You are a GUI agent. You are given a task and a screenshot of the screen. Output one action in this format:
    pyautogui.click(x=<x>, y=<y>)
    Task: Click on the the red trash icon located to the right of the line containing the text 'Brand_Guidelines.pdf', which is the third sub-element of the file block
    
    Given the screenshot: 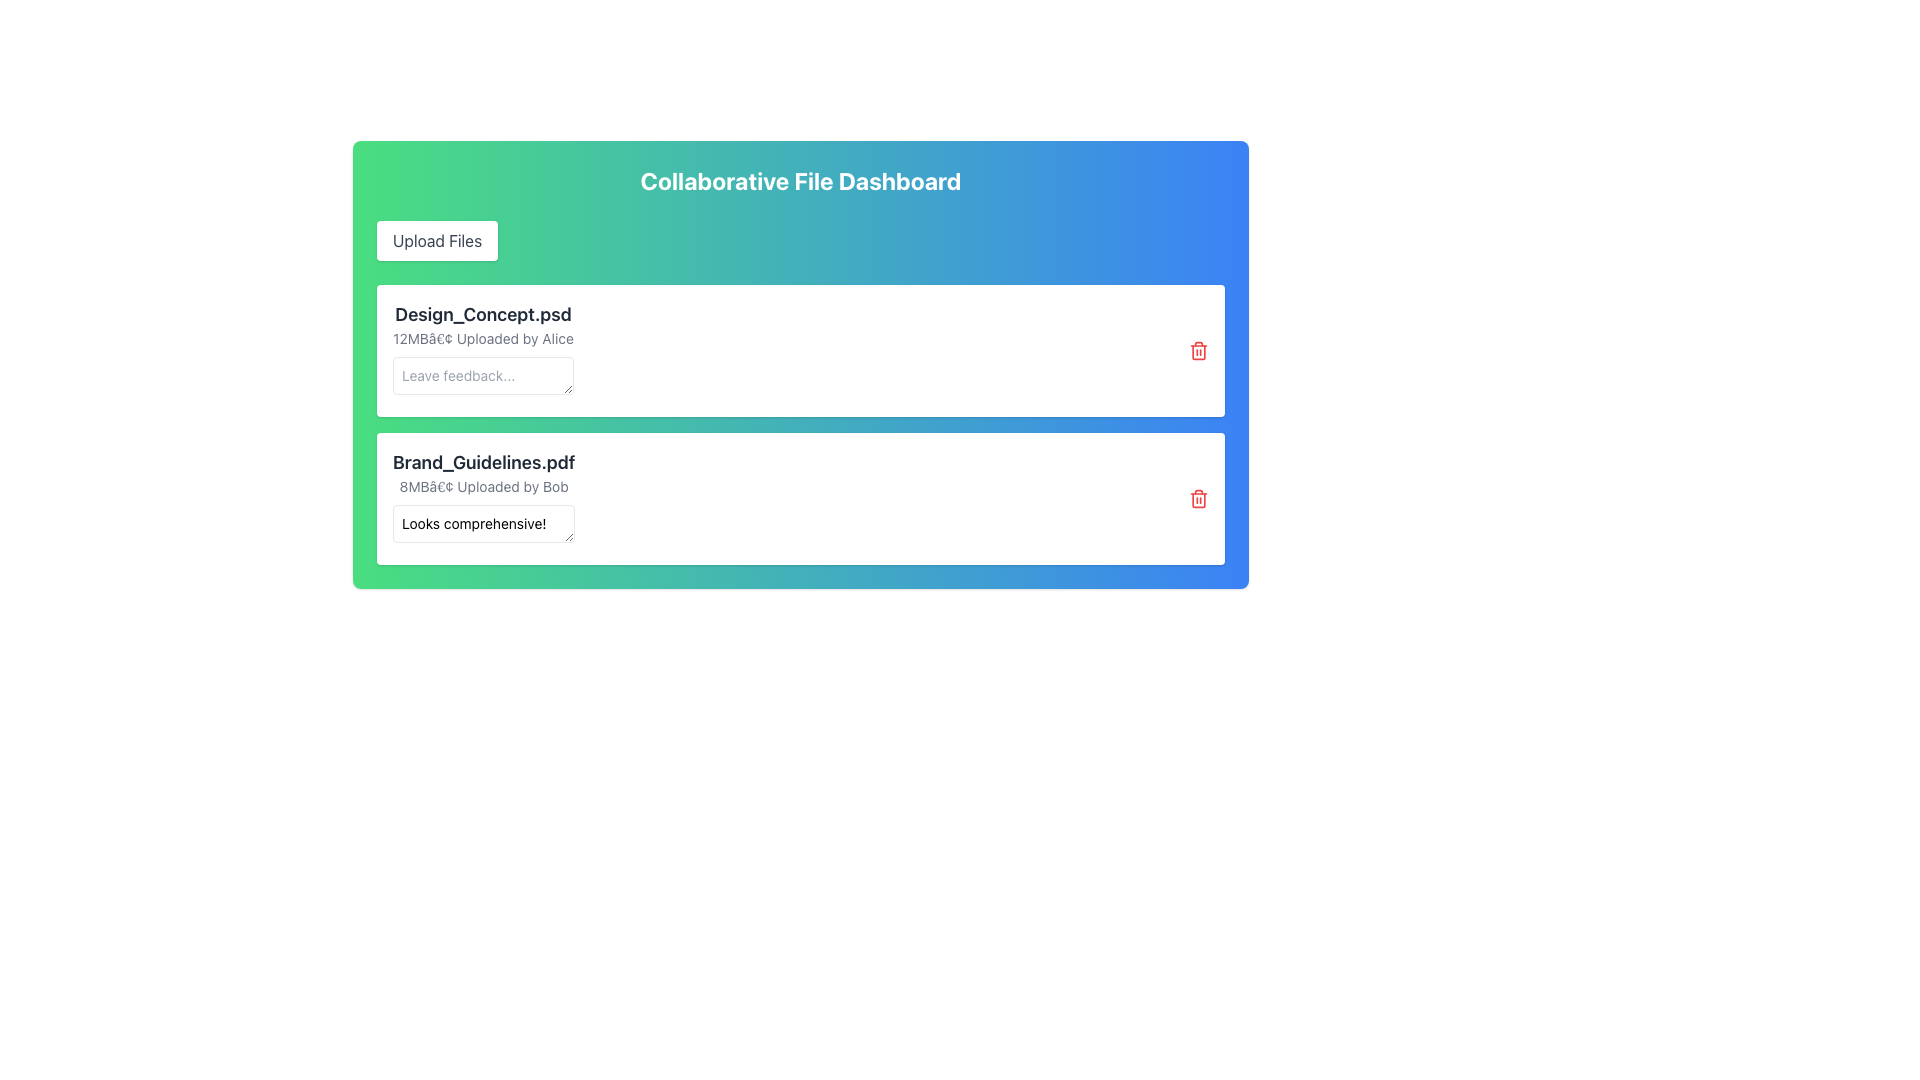 What is the action you would take?
    pyautogui.click(x=1199, y=497)
    